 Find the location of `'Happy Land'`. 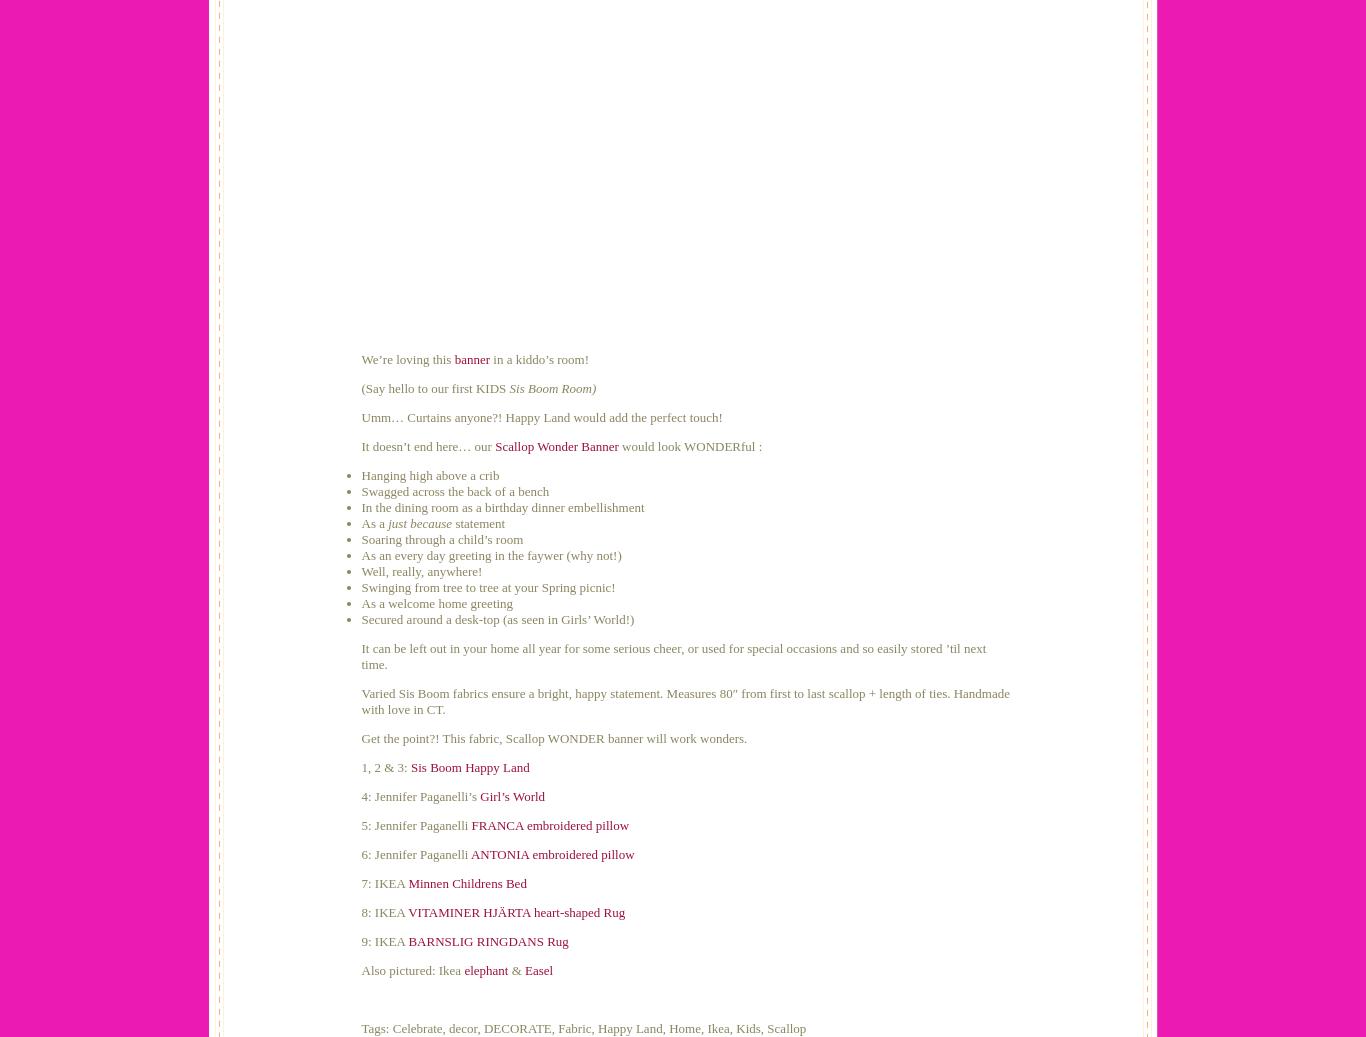

'Happy Land' is located at coordinates (628, 1028).